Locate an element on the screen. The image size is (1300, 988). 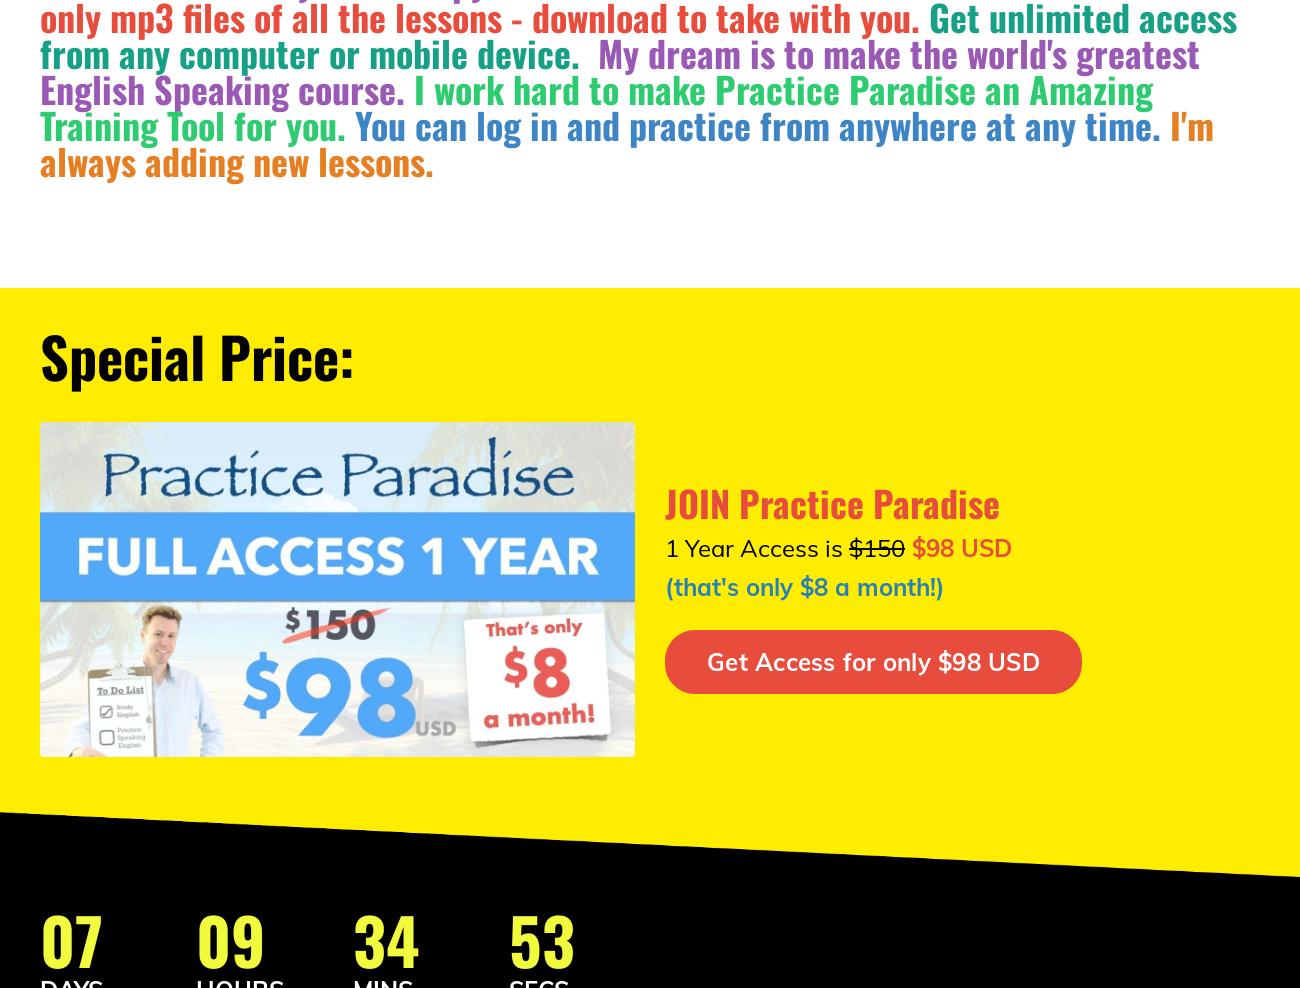
'My dream is to make the world's greatest English Speaking course.' is located at coordinates (619, 70).